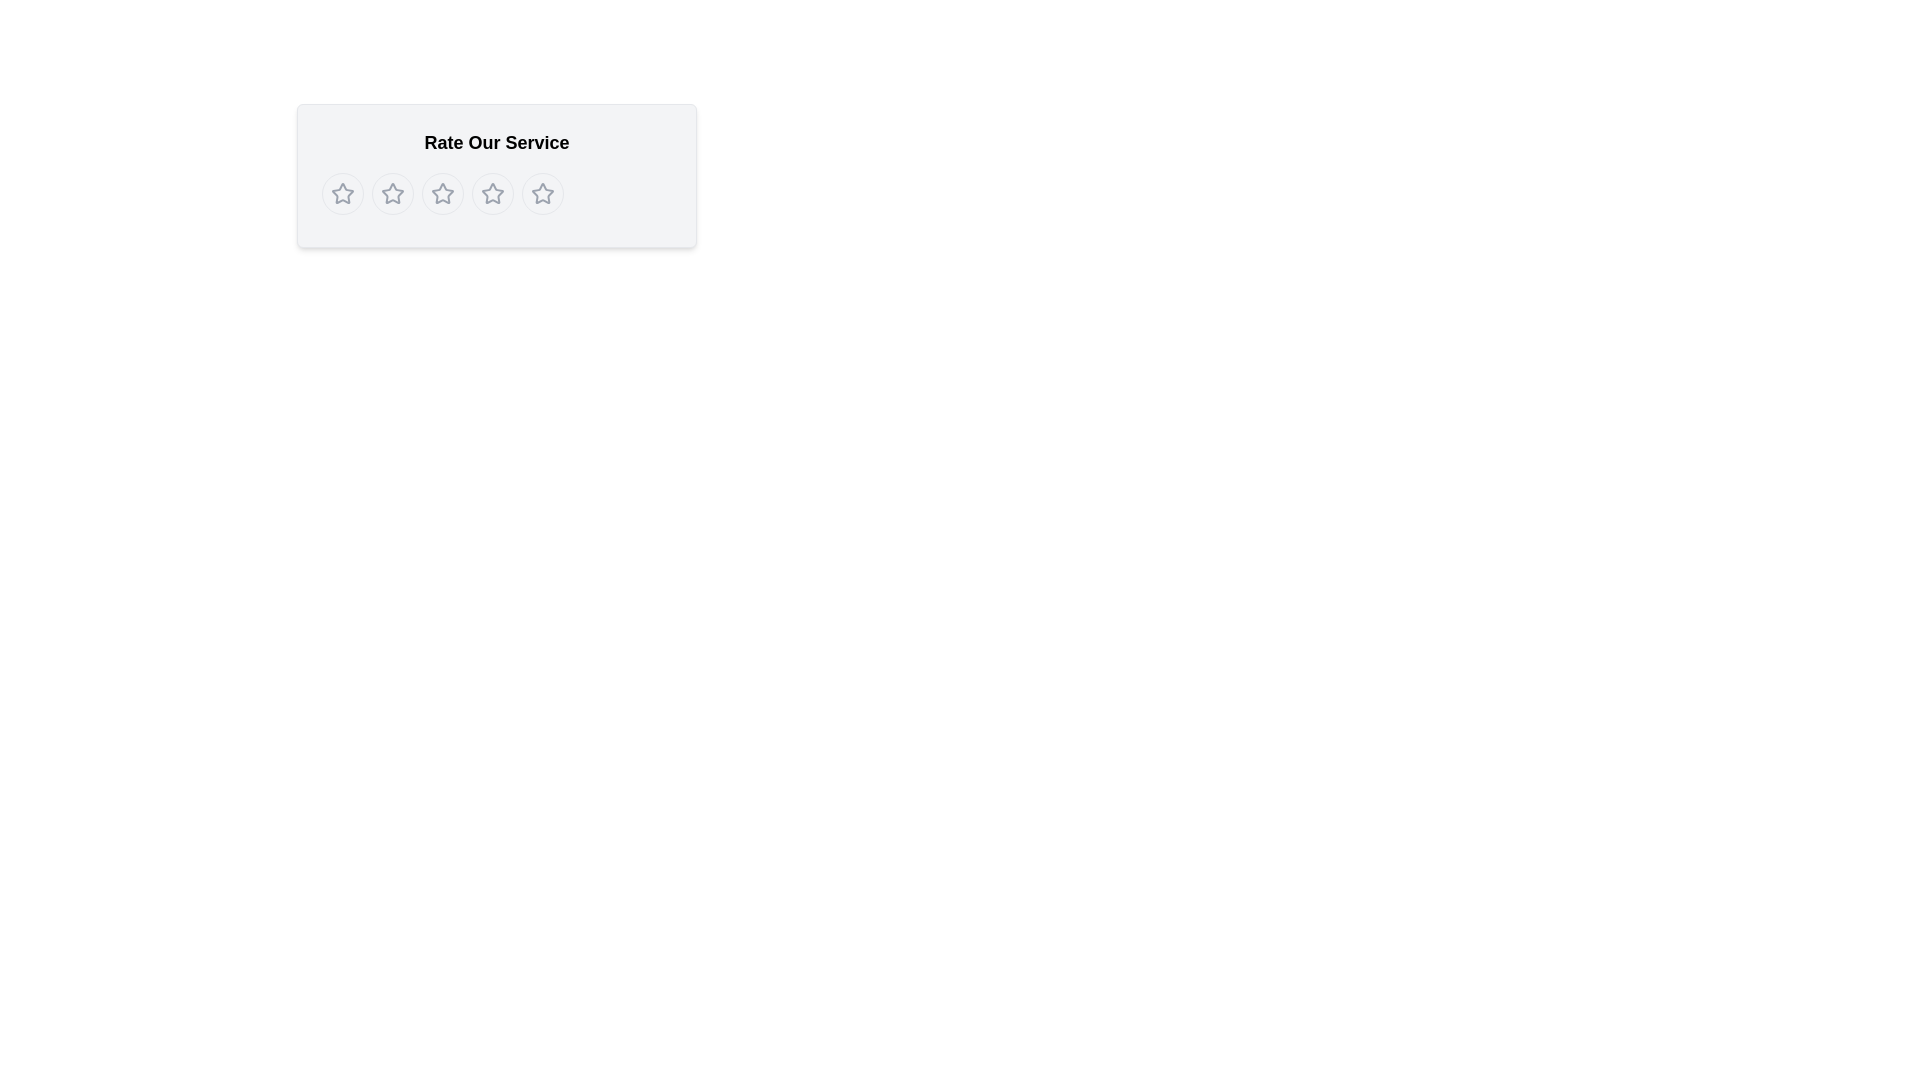 This screenshot has width=1920, height=1080. I want to click on the Static Header Text that introduces the rating section, located at the top of the panel above the star icons, so click(497, 141).